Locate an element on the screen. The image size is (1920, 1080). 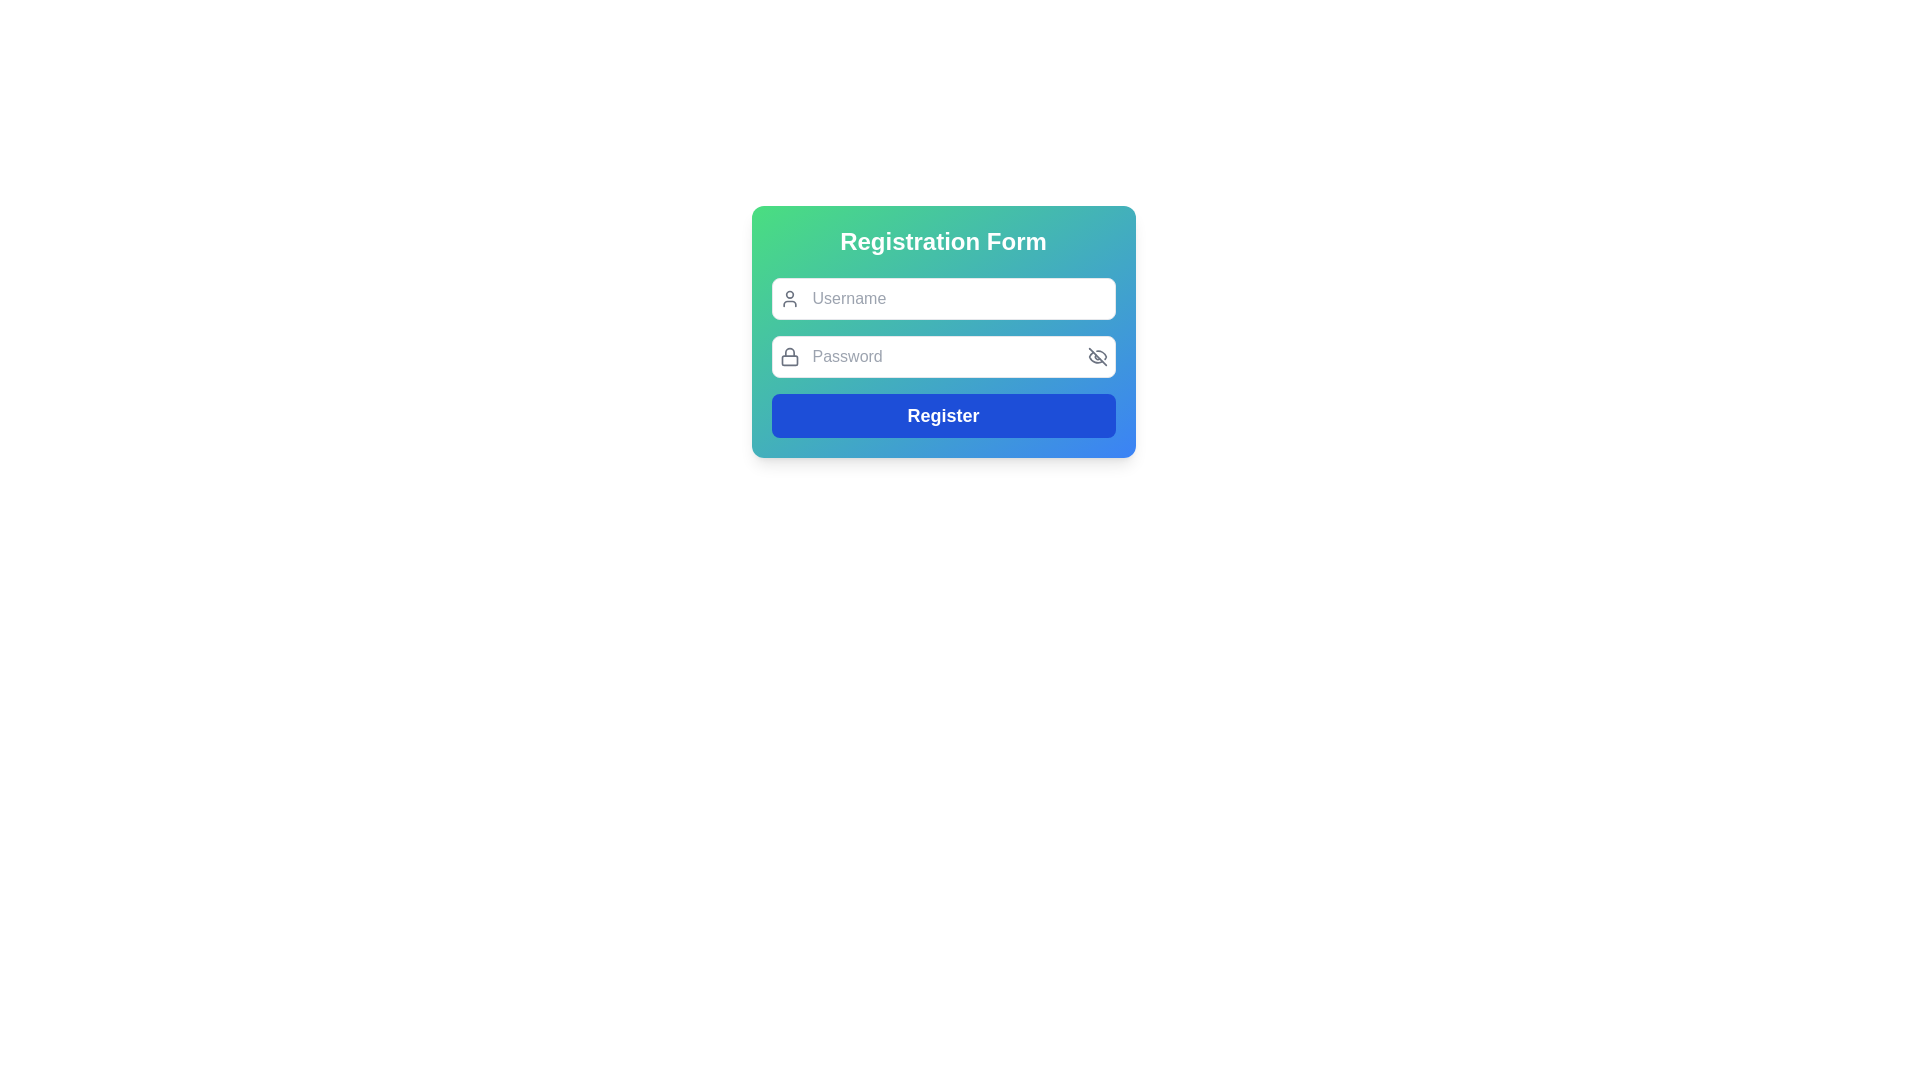
the strikethrough line segment of the eye-like icon representing the 'hide/show password' function to potentially display tooltips is located at coordinates (1096, 356).